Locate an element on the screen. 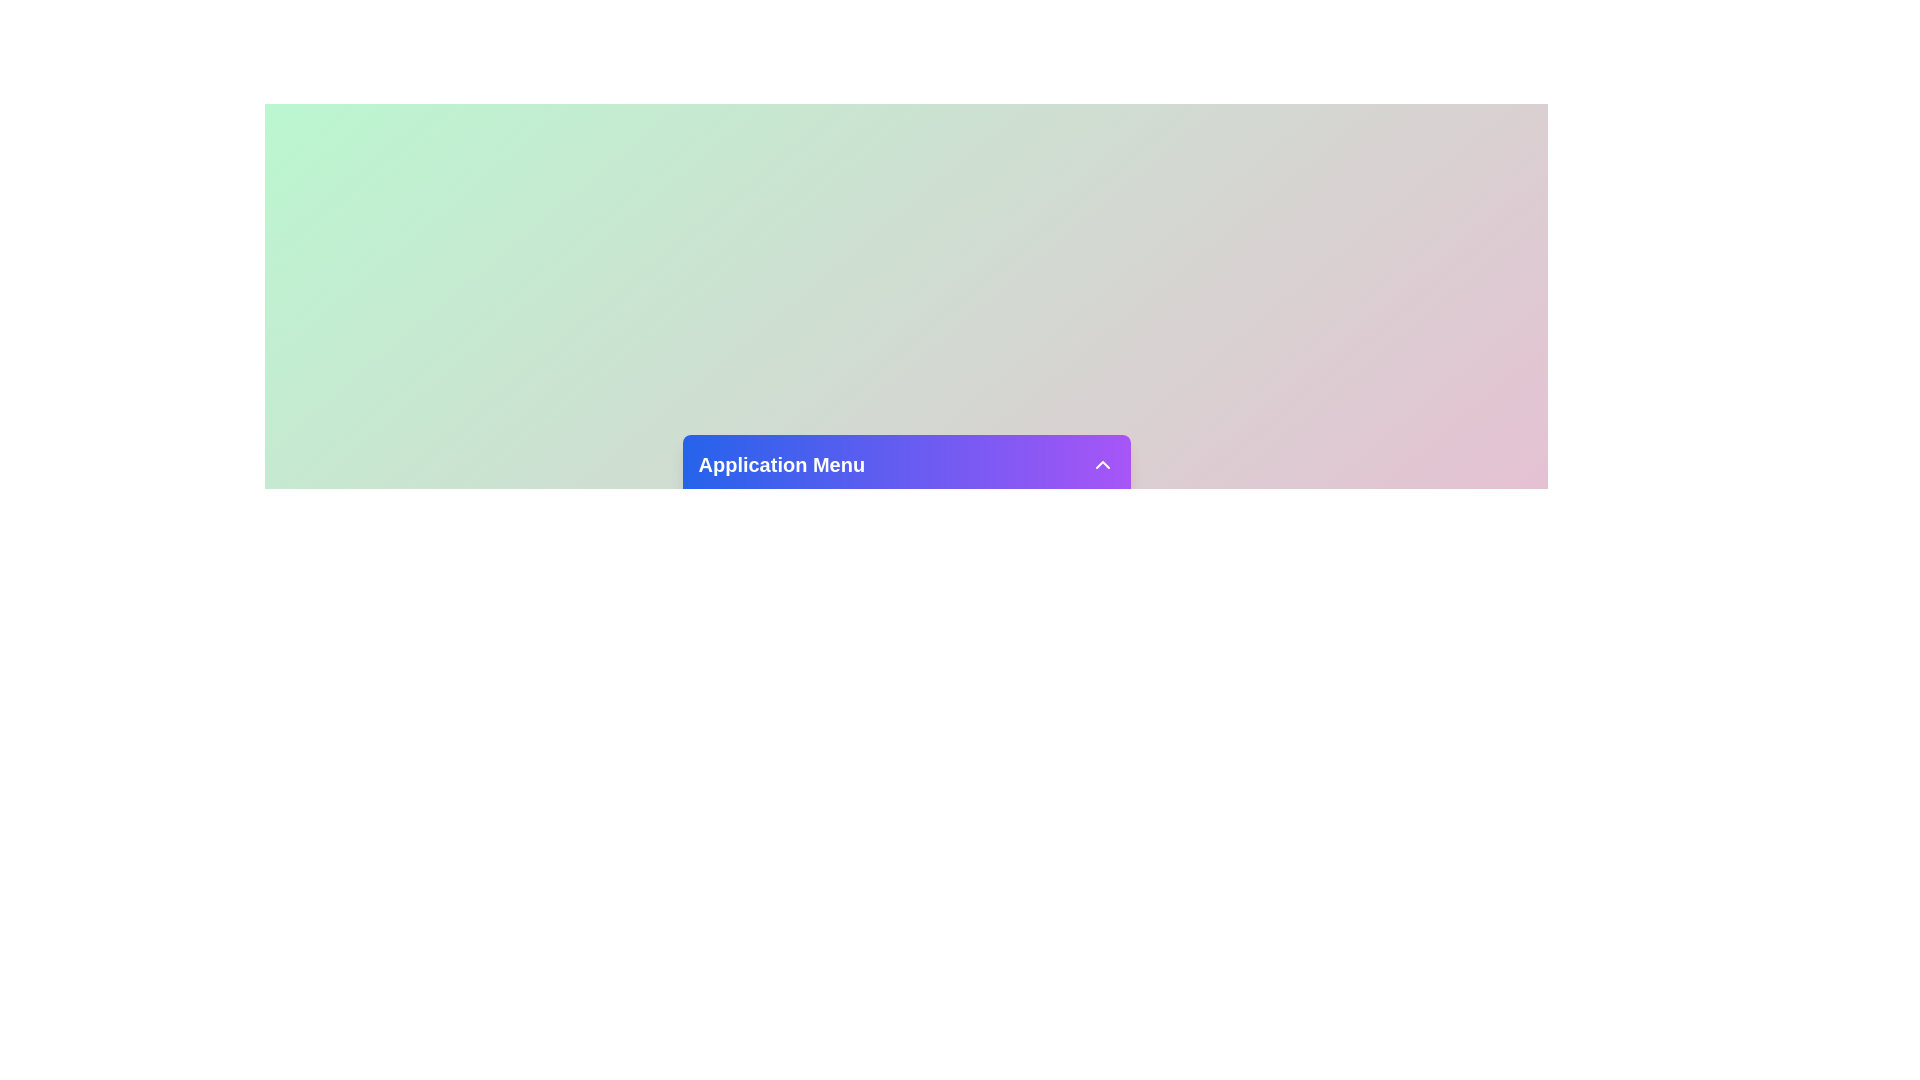 This screenshot has height=1080, width=1920. toggle button to change the menu's open/close state is located at coordinates (1101, 464).